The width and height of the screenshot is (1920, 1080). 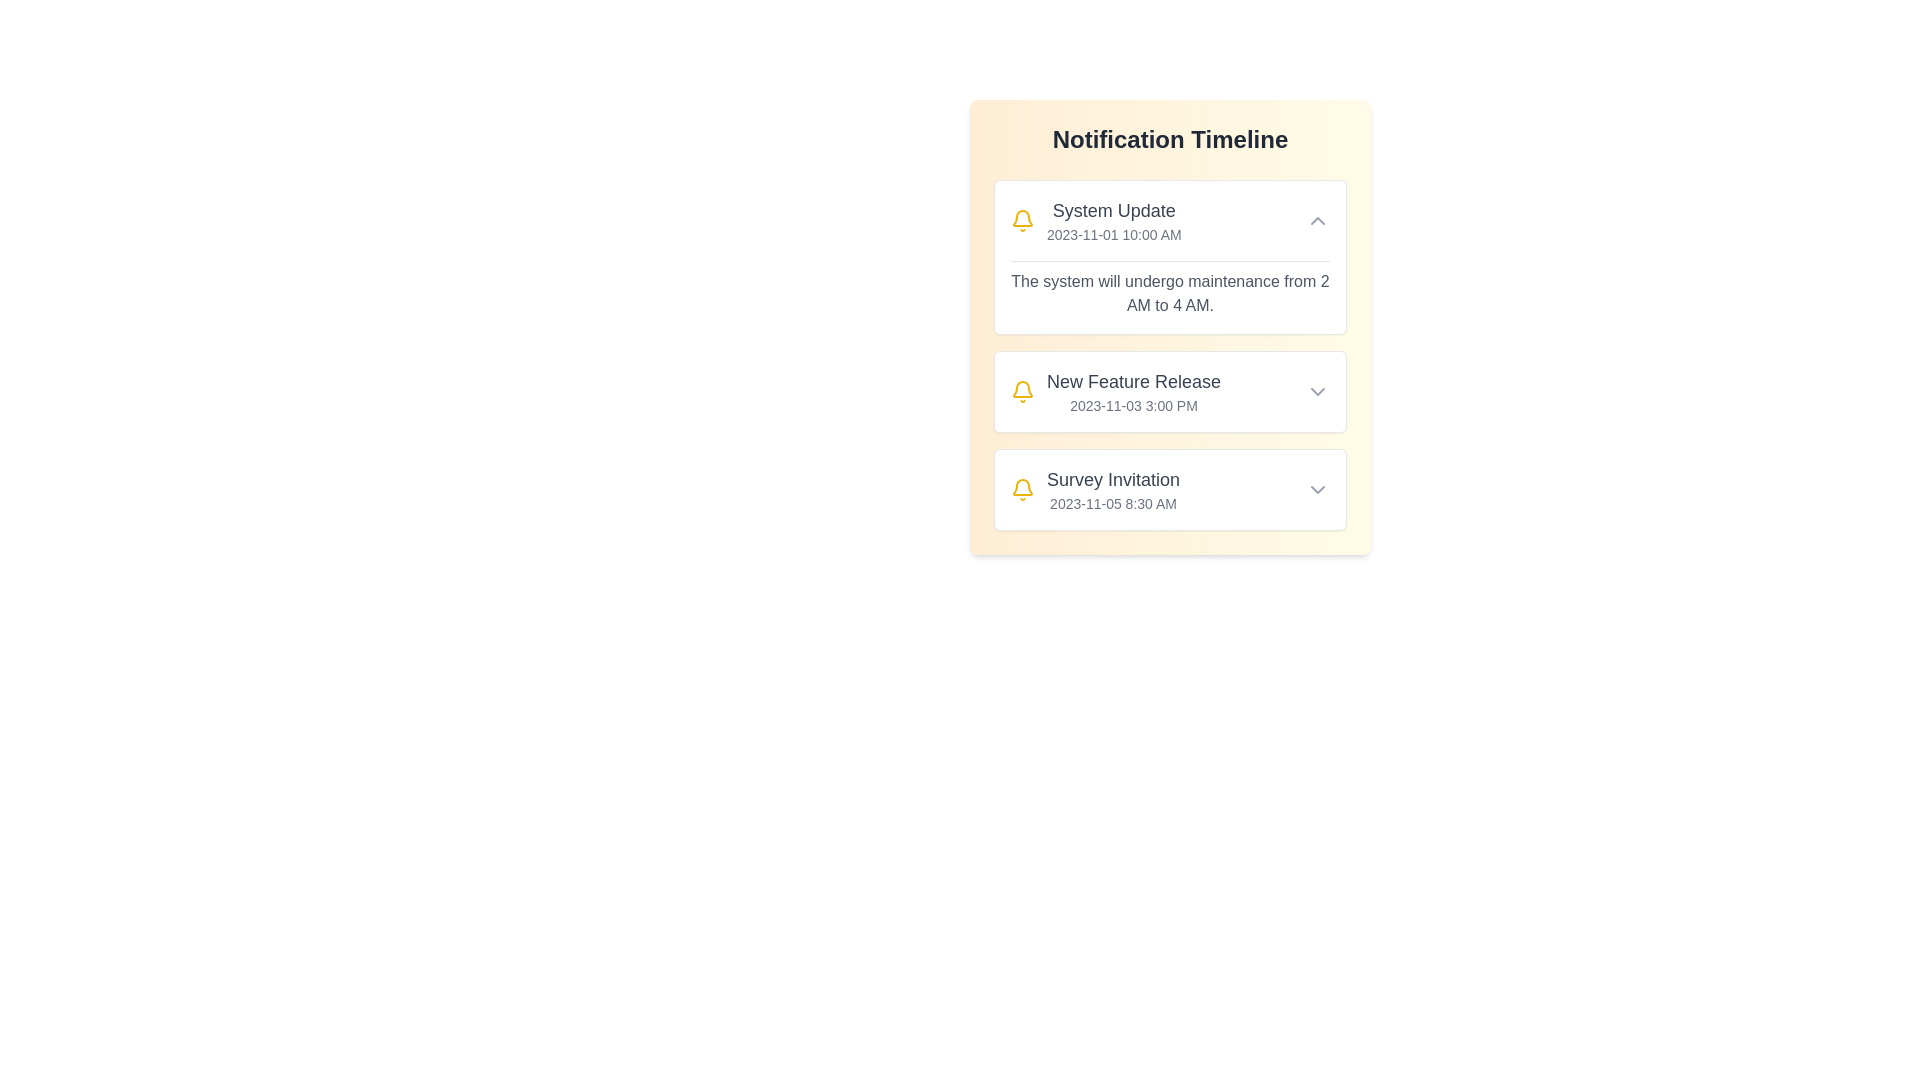 What do you see at coordinates (1170, 489) in the screenshot?
I see `the notification entry labeled 'Survey Invitation'` at bounding box center [1170, 489].